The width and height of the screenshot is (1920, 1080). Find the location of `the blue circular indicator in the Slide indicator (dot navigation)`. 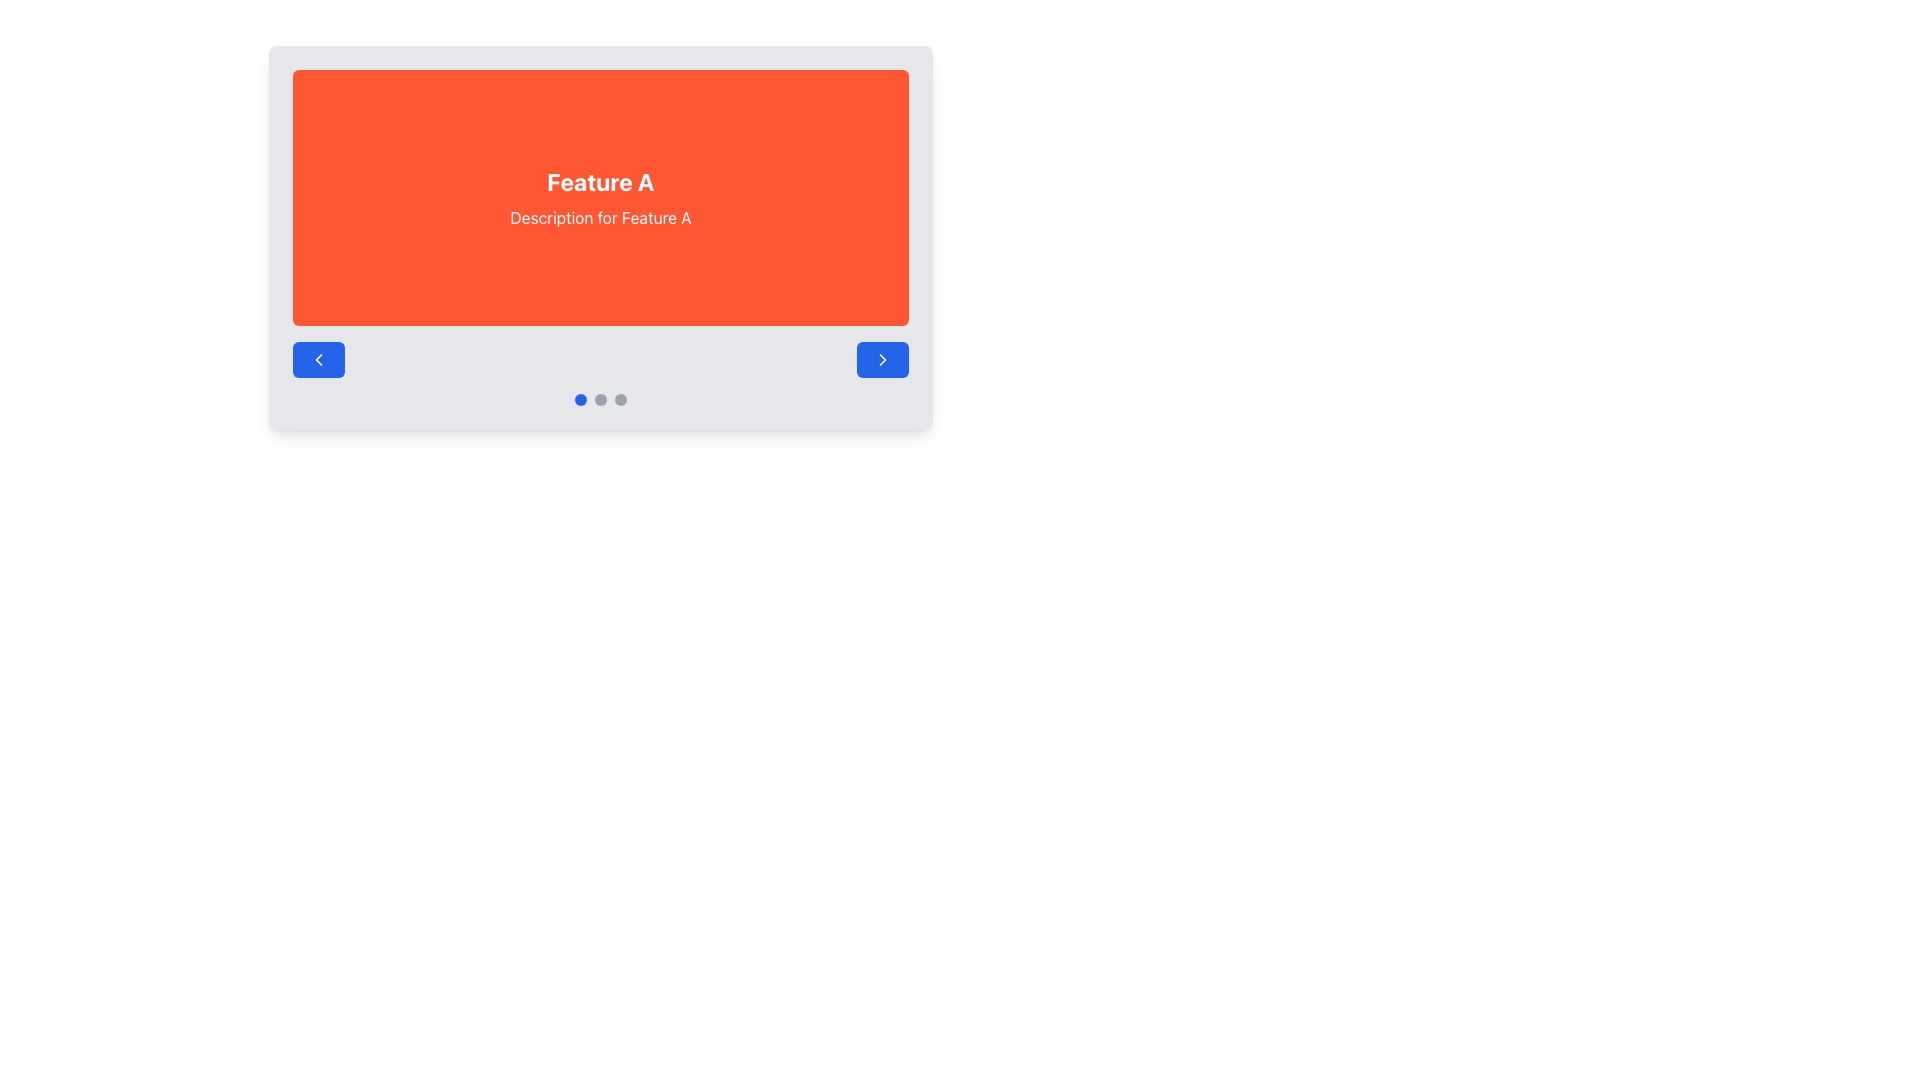

the blue circular indicator in the Slide indicator (dot navigation) is located at coordinates (599, 400).